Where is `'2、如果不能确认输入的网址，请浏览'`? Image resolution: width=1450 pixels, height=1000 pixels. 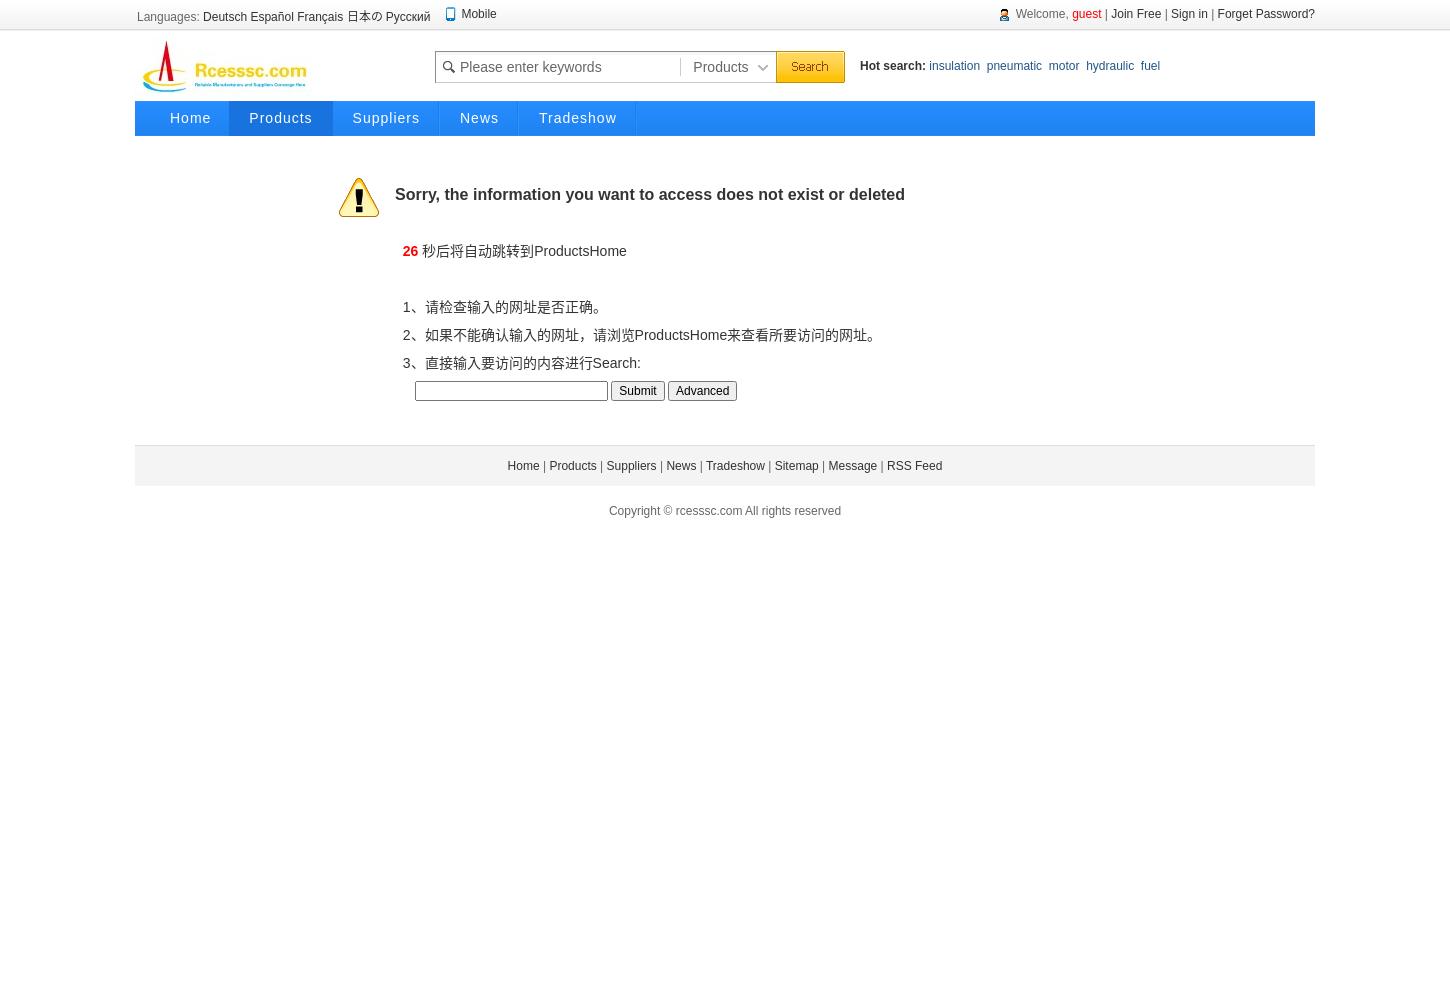
'2、如果不能确认输入的网址，请浏览' is located at coordinates (514, 334).